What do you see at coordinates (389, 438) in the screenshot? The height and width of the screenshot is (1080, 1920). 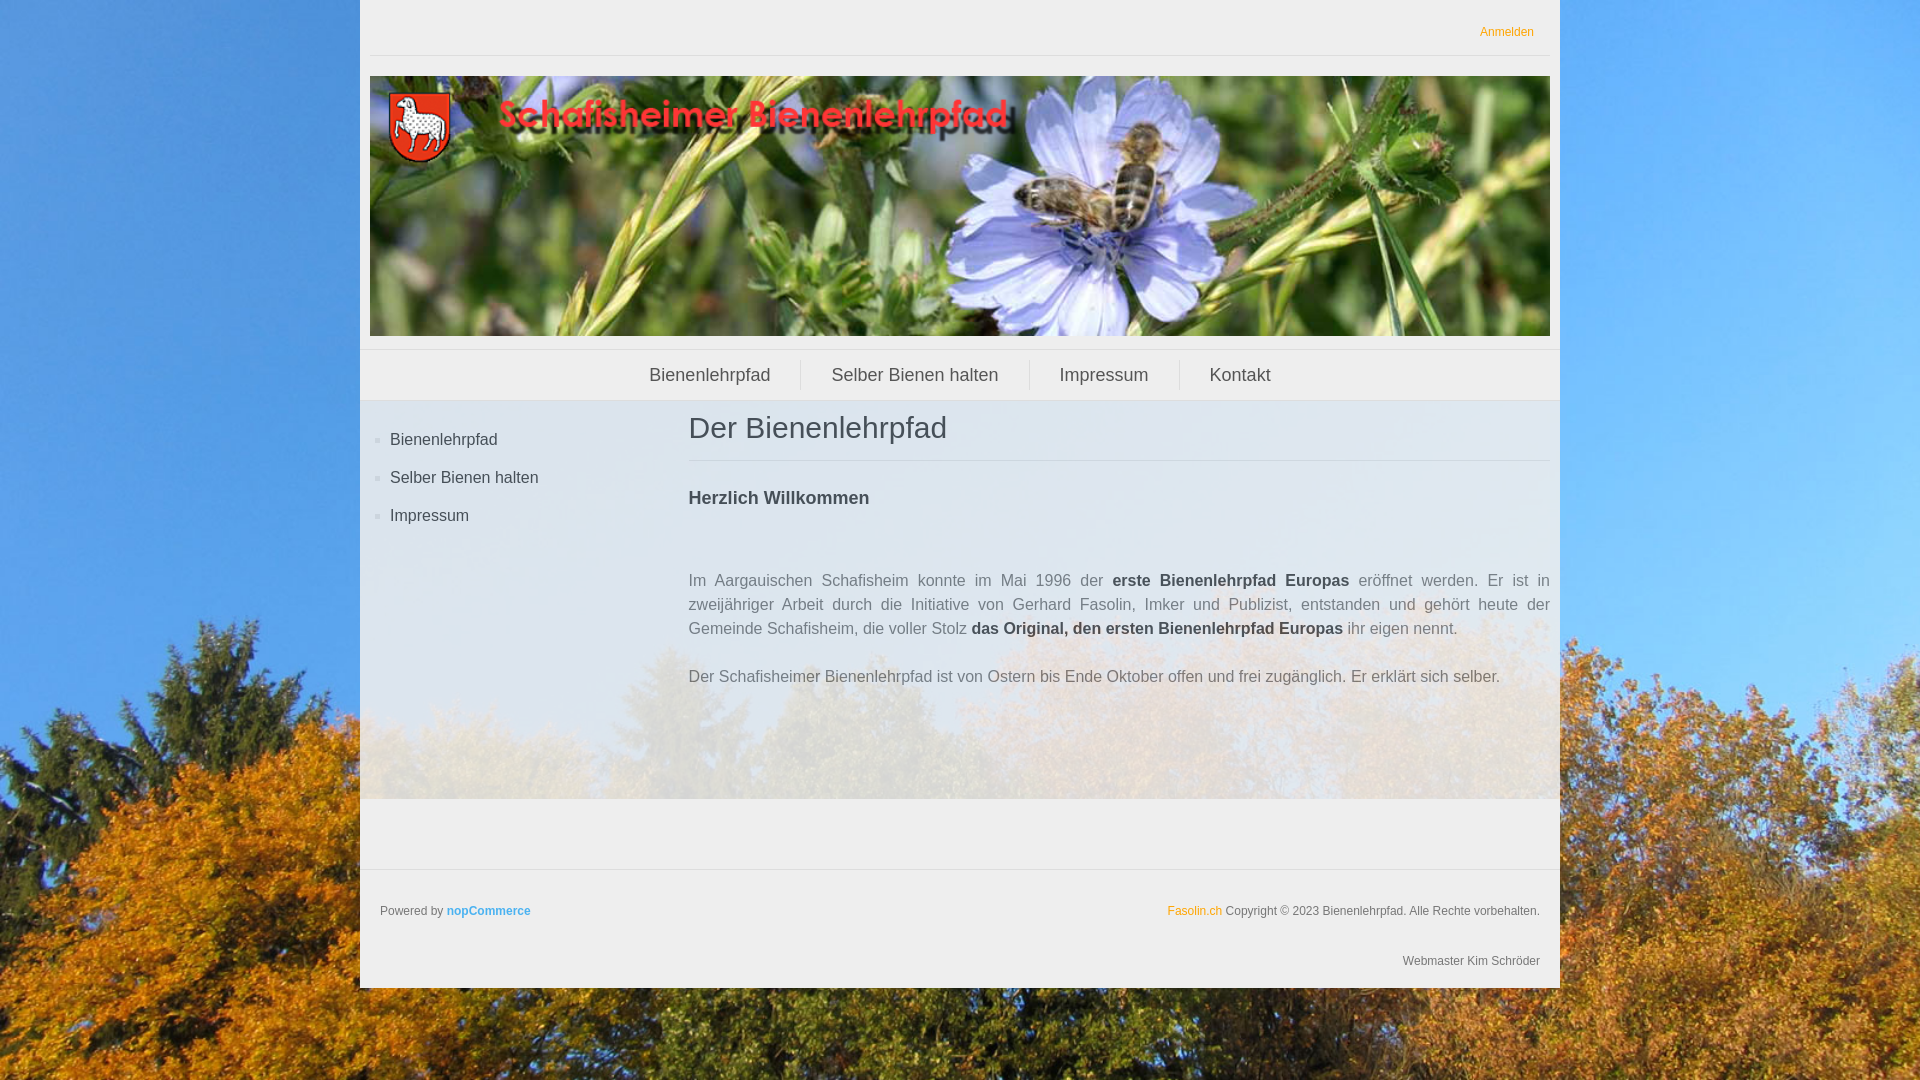 I see `'Bienenlehrpfad'` at bounding box center [389, 438].